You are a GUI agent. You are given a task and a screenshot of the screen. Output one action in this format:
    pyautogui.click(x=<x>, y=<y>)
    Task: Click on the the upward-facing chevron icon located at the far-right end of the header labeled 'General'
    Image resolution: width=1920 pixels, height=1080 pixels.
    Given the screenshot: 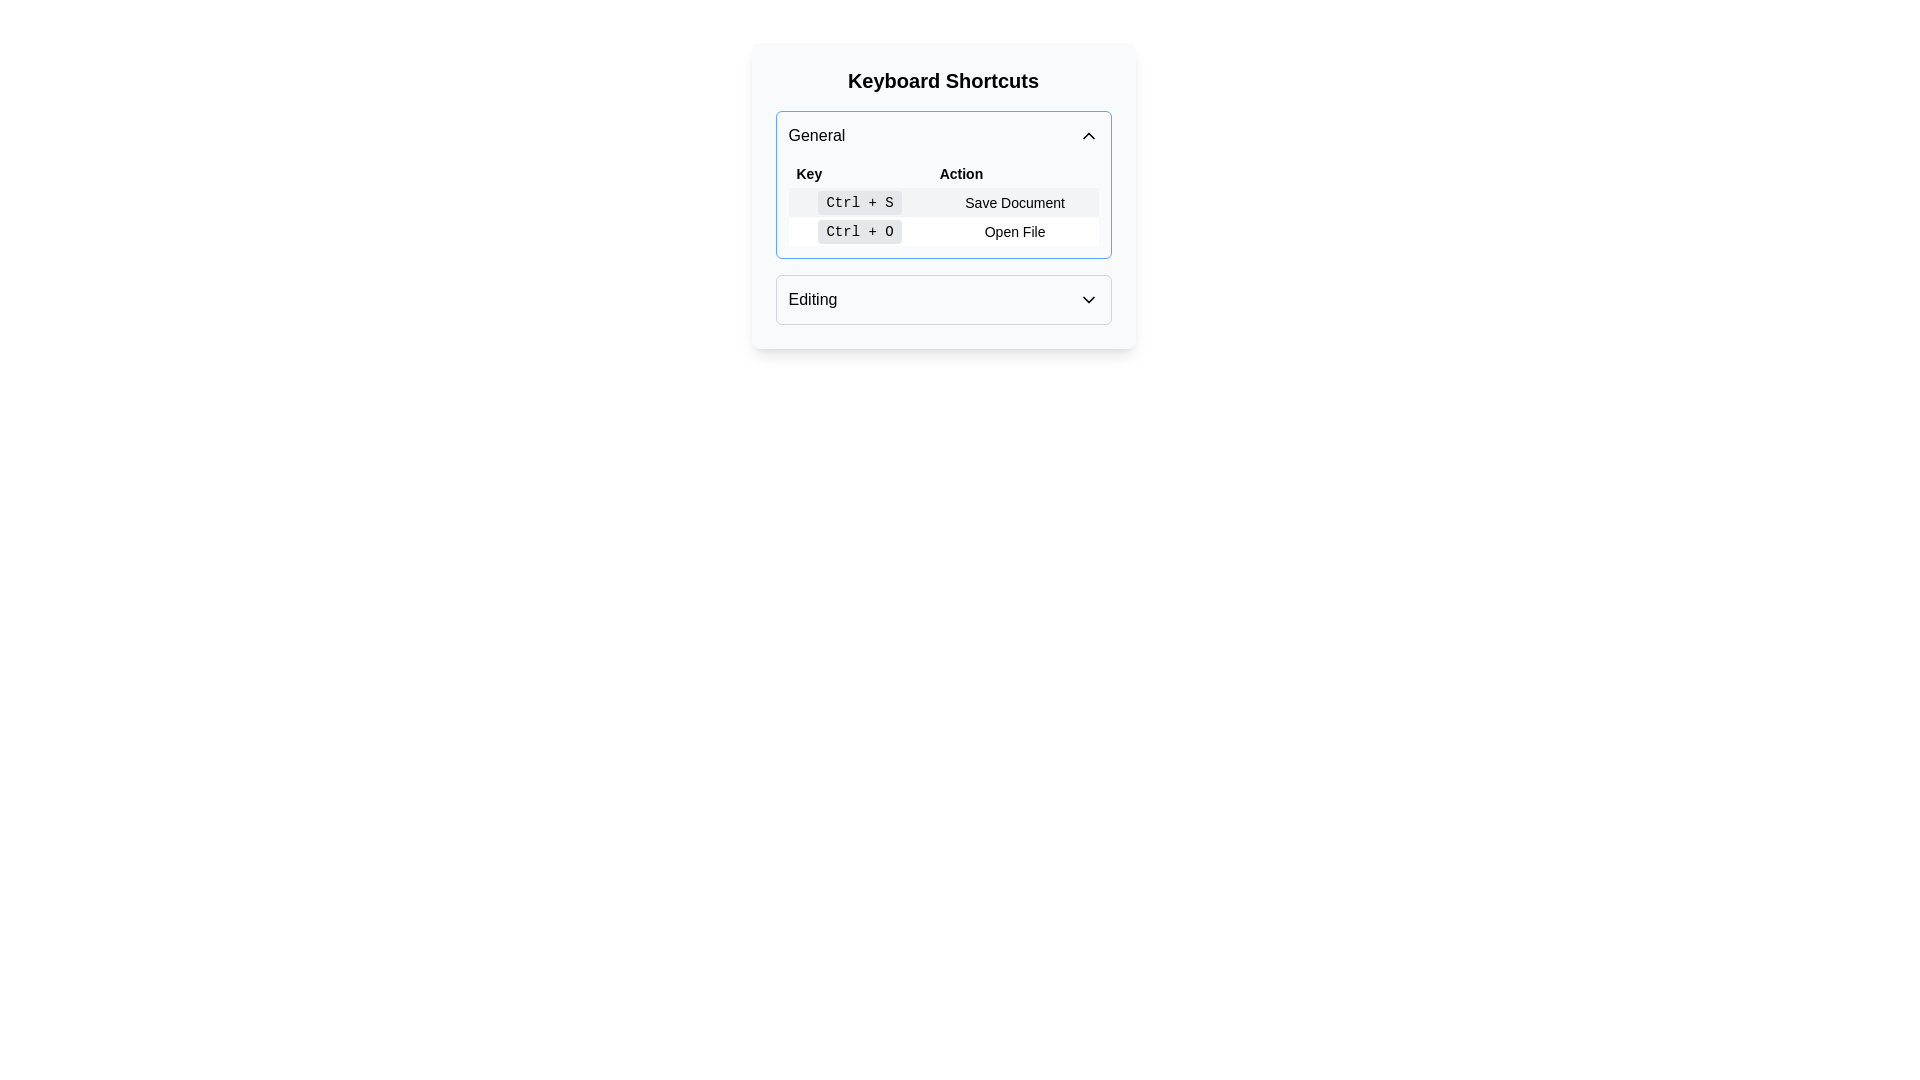 What is the action you would take?
    pyautogui.click(x=1087, y=135)
    